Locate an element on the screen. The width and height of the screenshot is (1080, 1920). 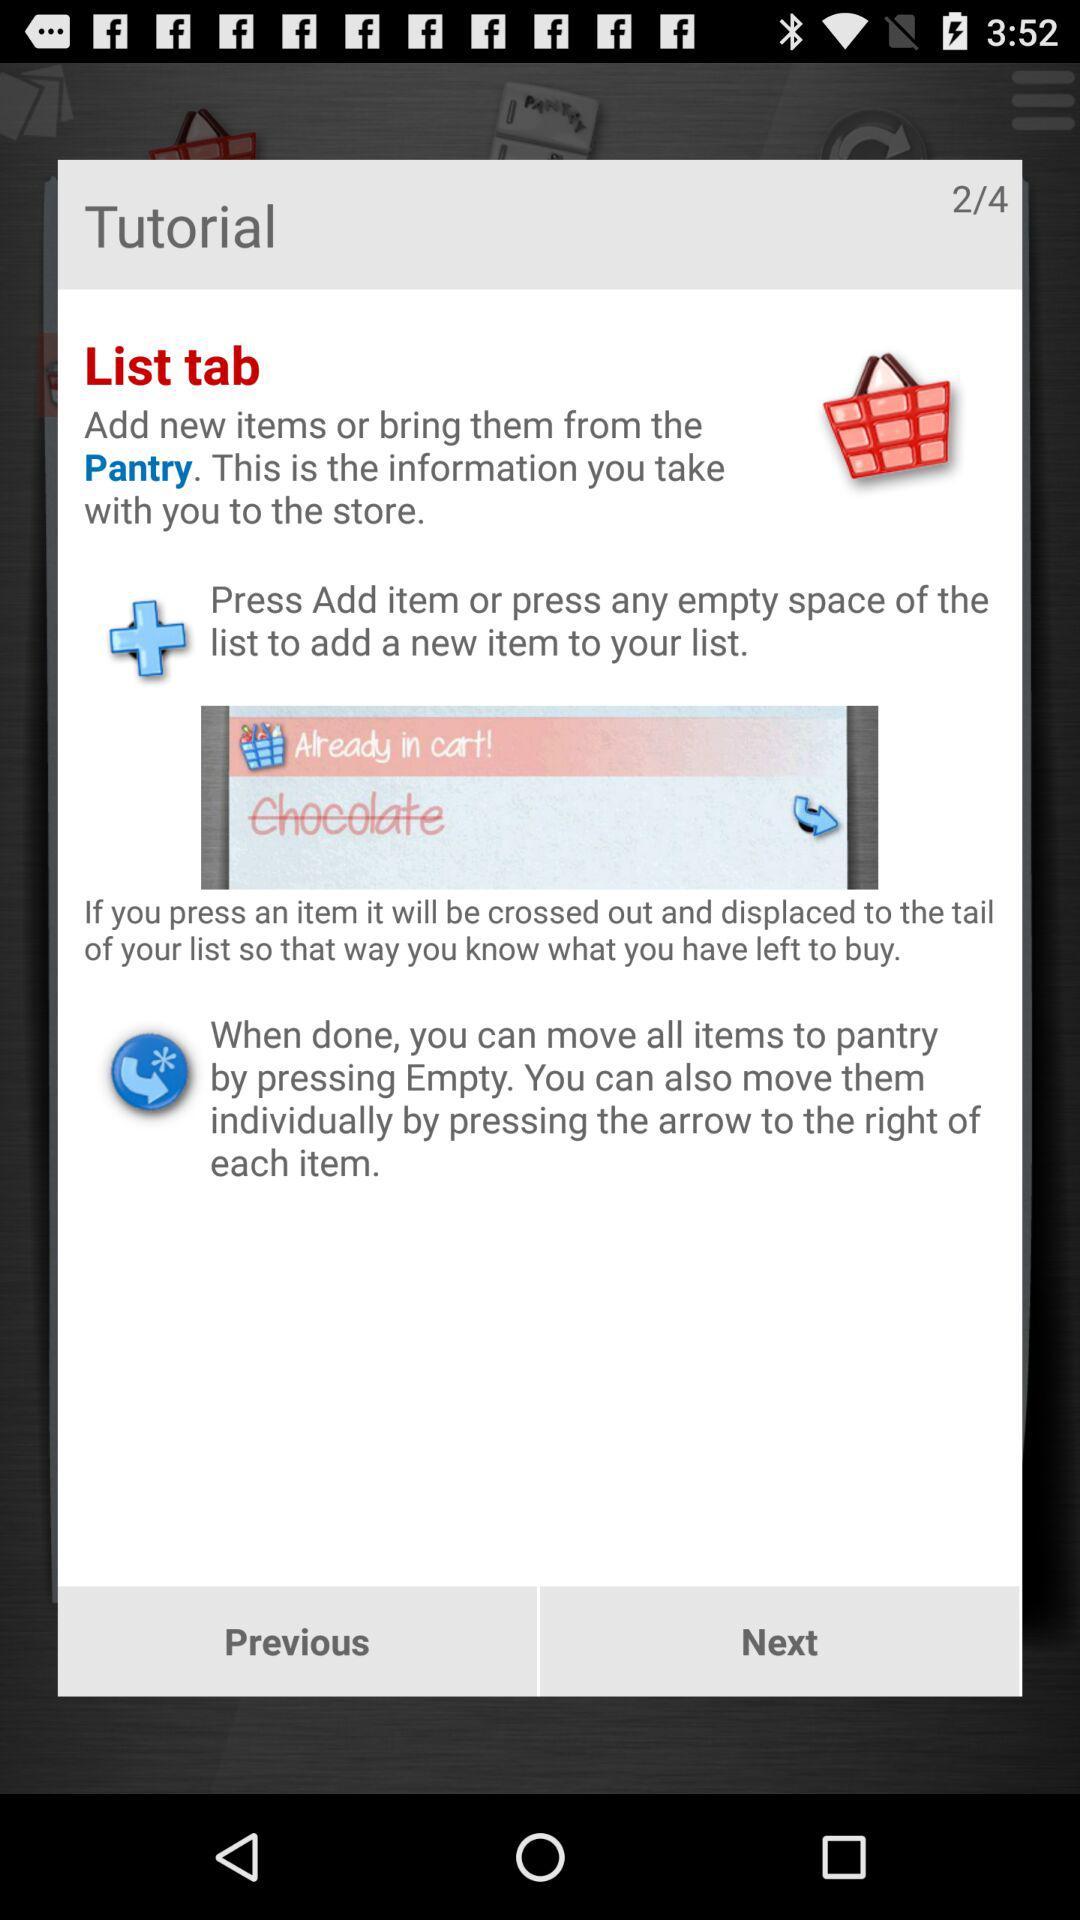
the button to the left of next item is located at coordinates (297, 1641).